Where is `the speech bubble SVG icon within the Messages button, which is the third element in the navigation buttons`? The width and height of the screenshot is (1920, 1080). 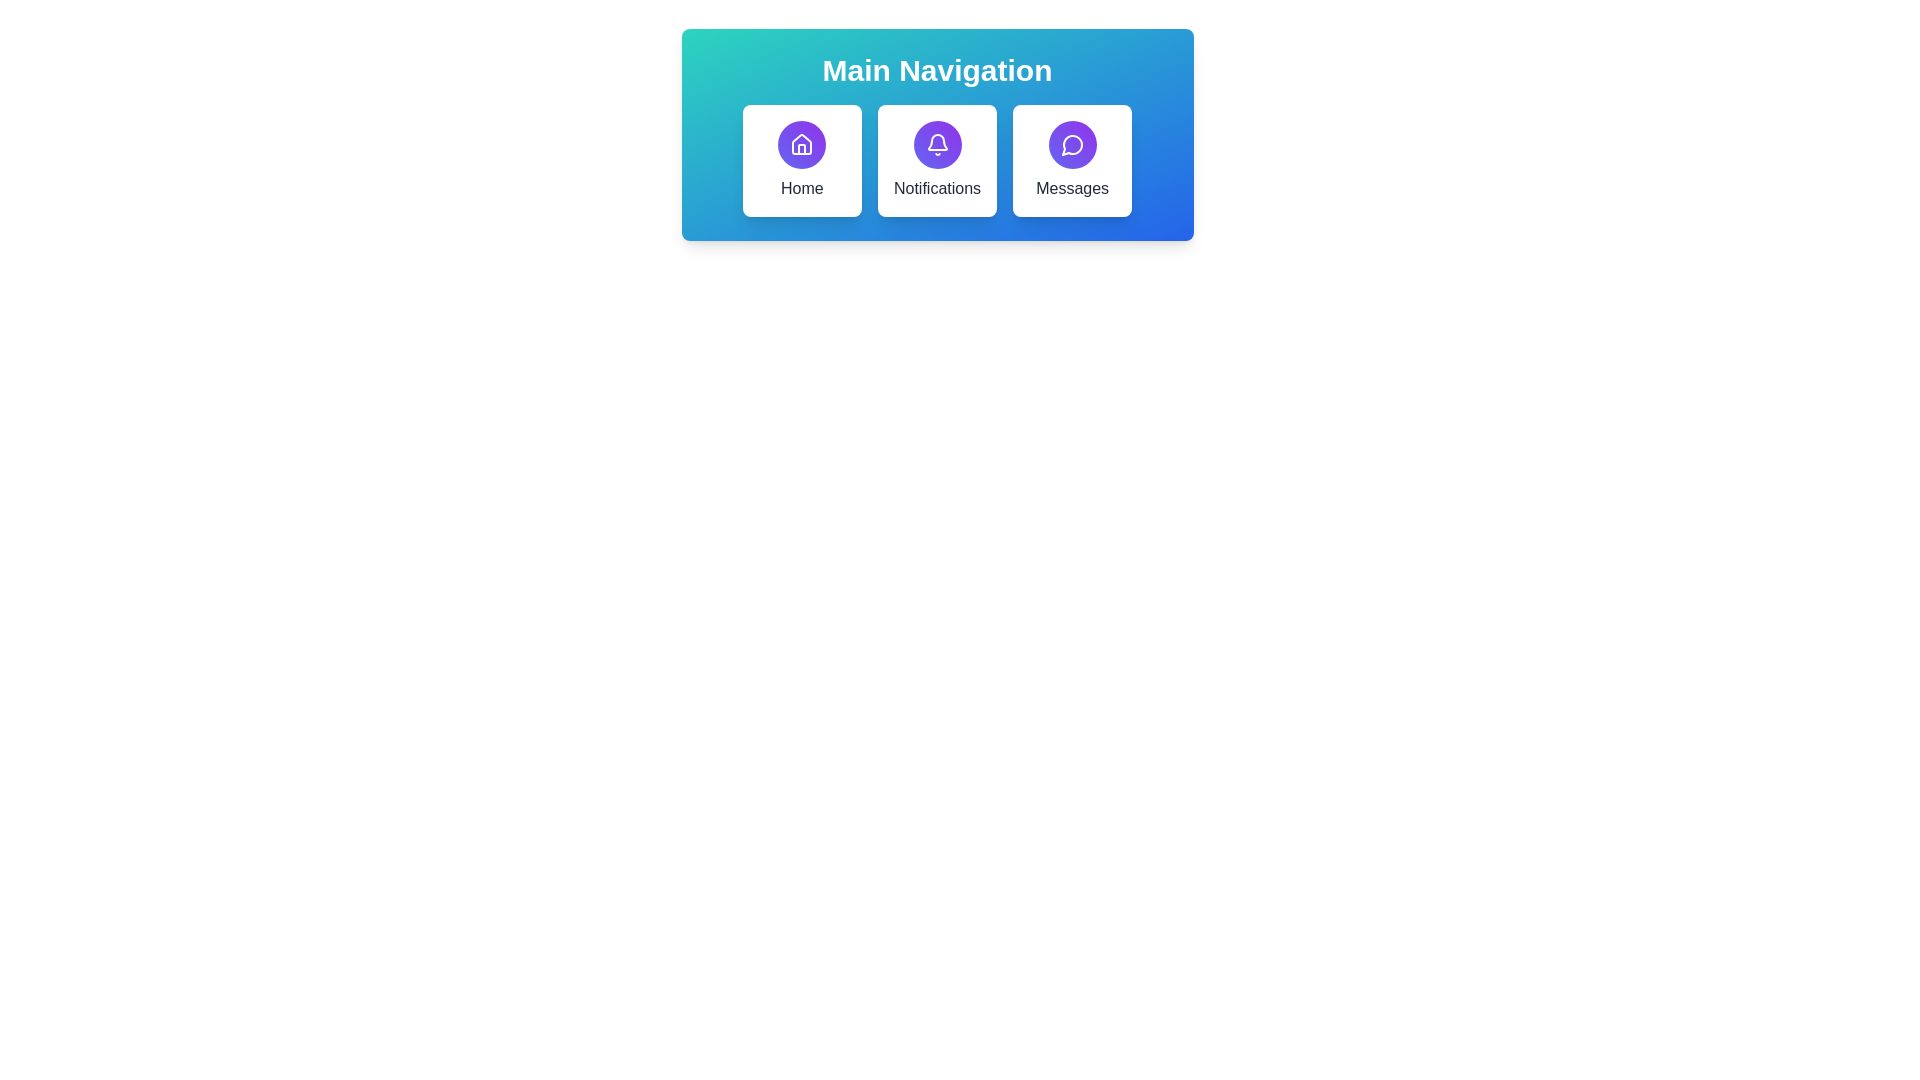
the speech bubble SVG icon within the Messages button, which is the third element in the navigation buttons is located at coordinates (1071, 144).